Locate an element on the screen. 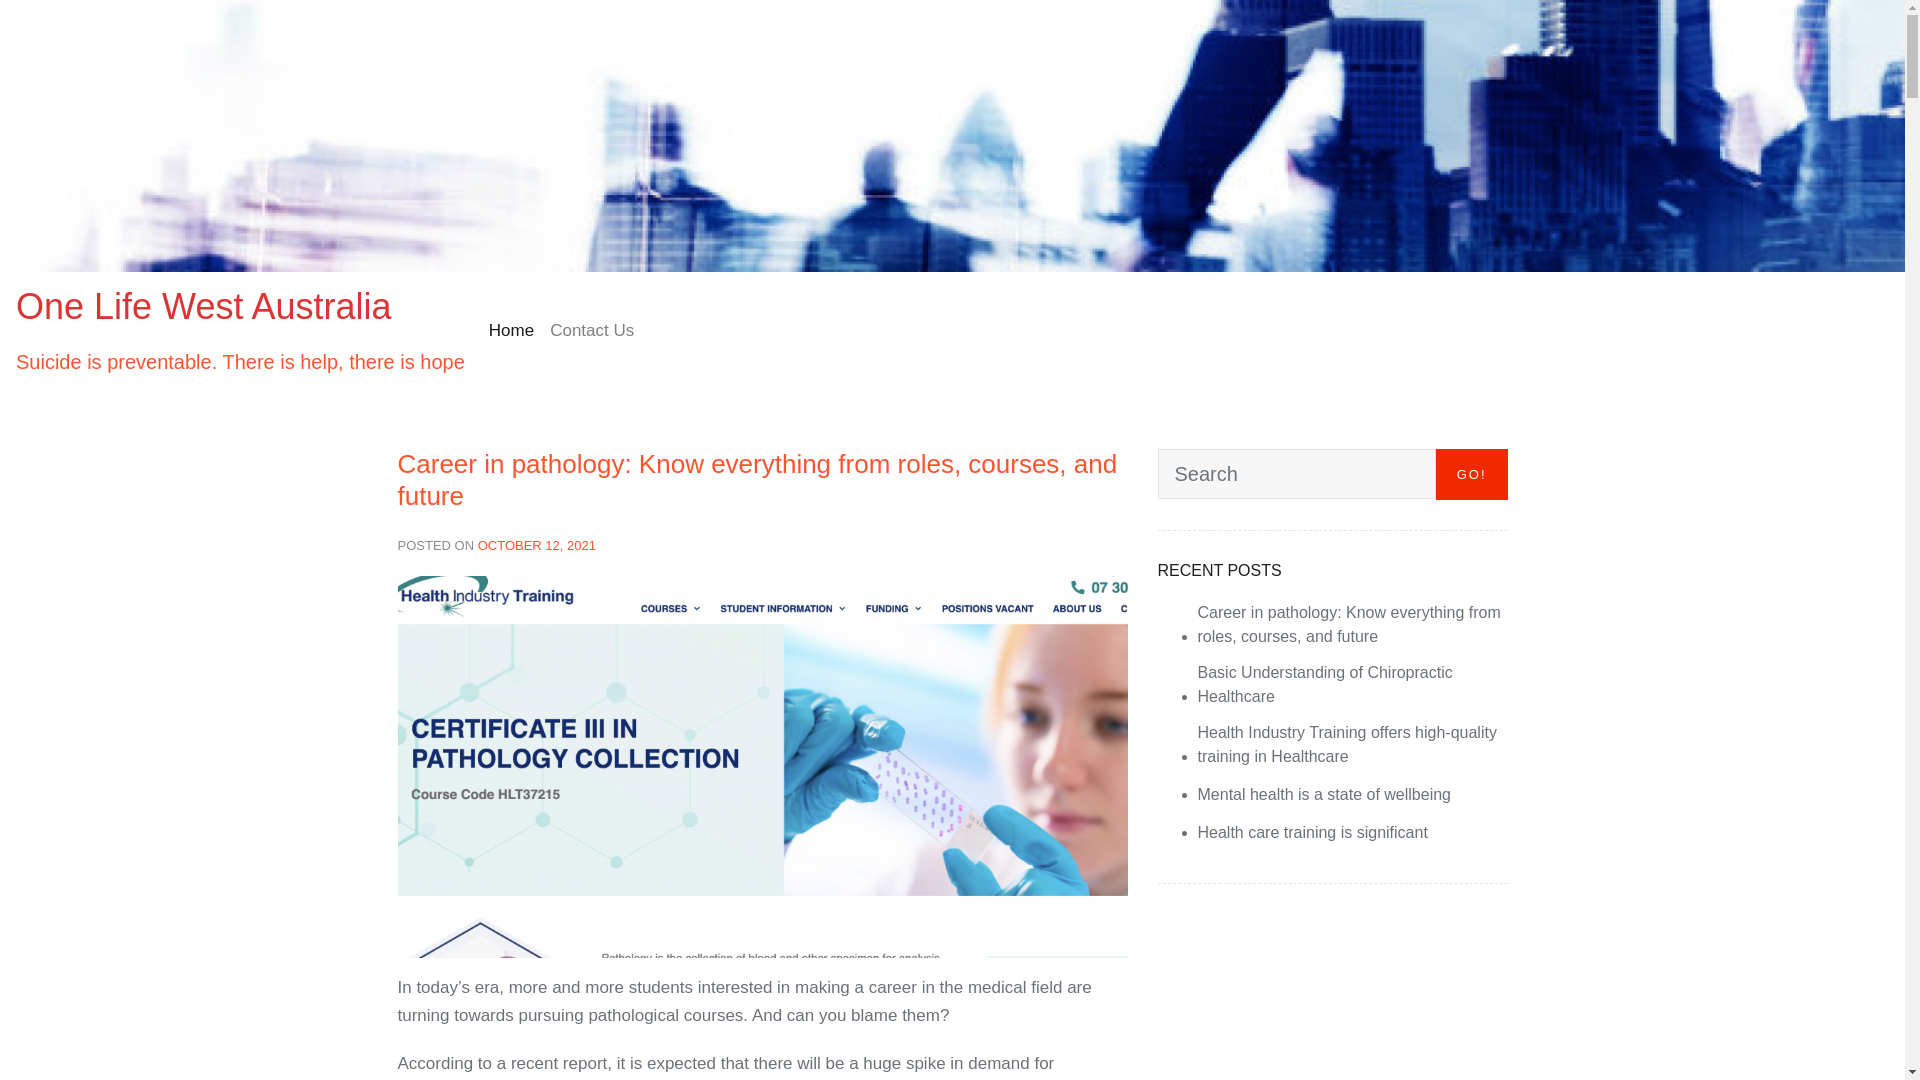  'Home' is located at coordinates (511, 330).